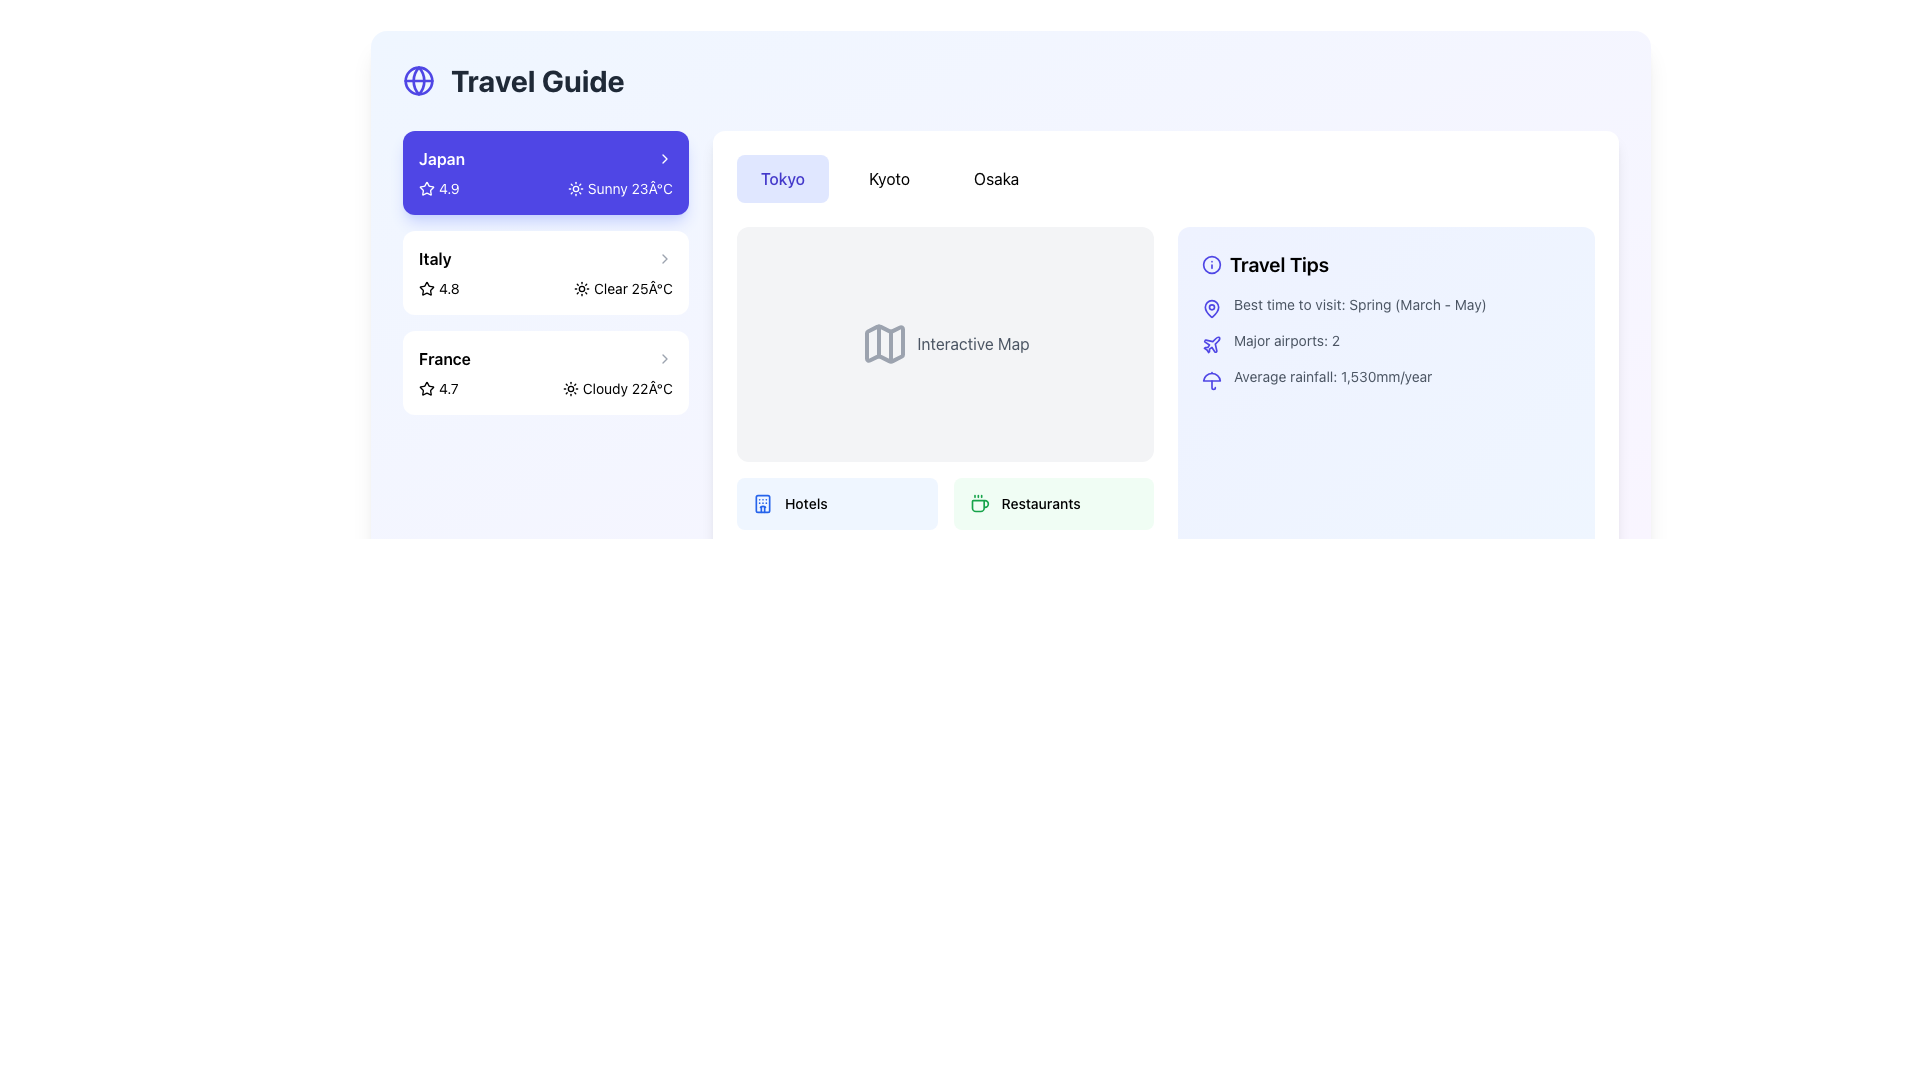 The image size is (1920, 1080). I want to click on the airport icon located before the 'Major airports: 2' text in the 'Travel Tips' section on the right side of the page, so click(1210, 343).